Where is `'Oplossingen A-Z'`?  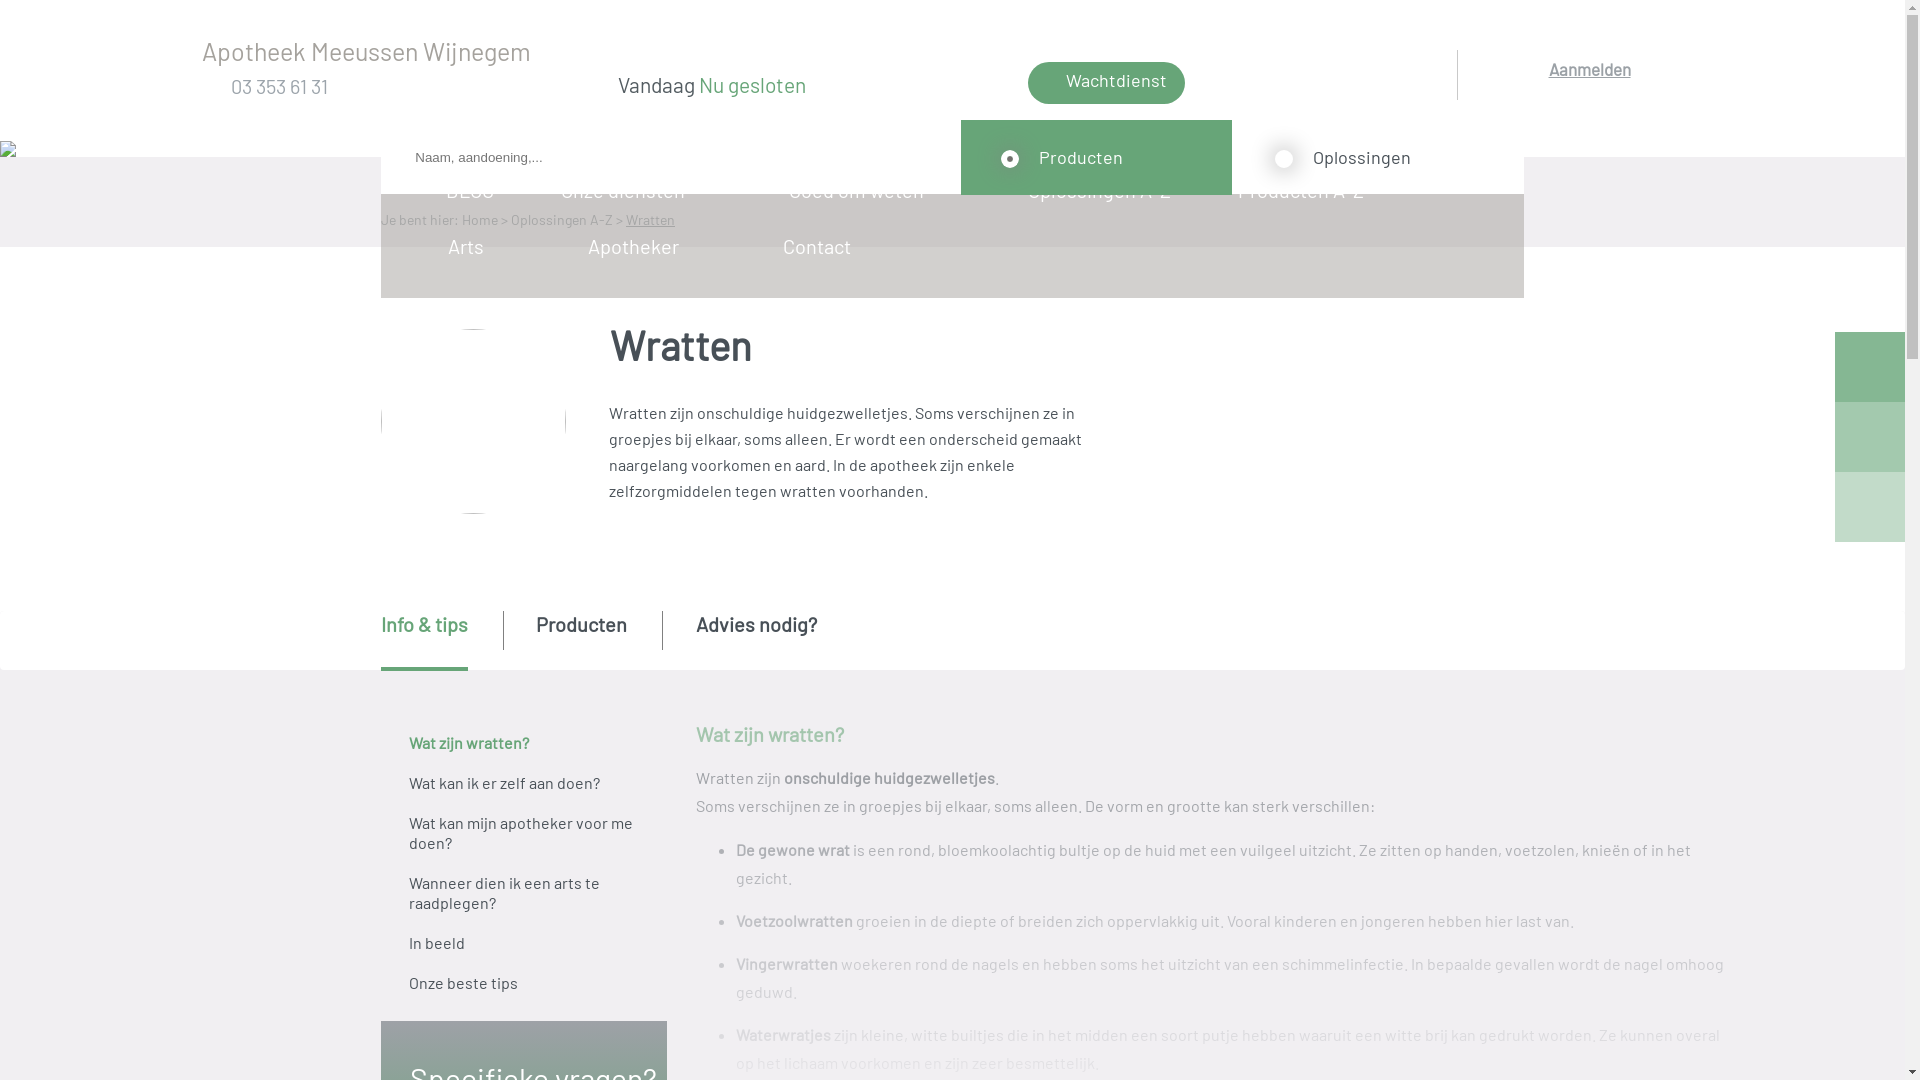 'Oplossingen A-Z' is located at coordinates (1104, 189).